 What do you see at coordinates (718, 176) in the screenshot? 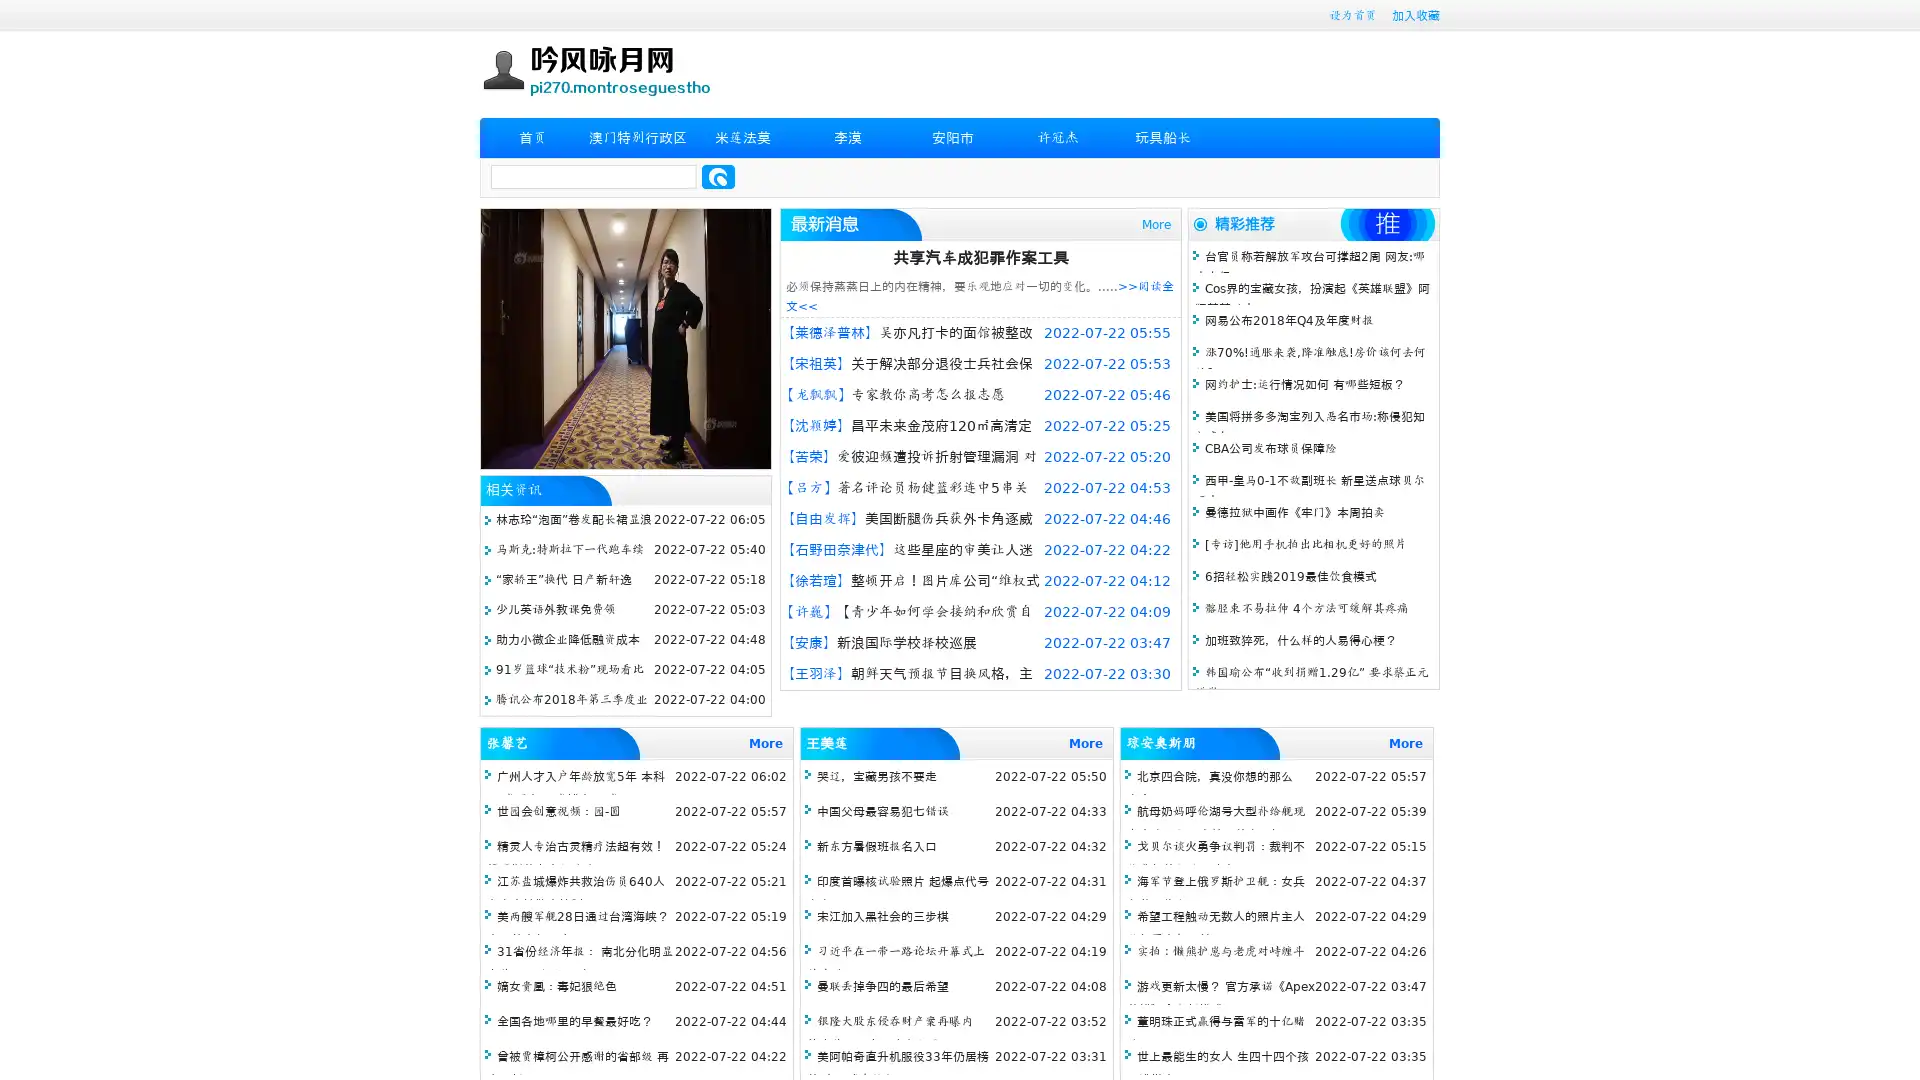
I see `Search` at bounding box center [718, 176].